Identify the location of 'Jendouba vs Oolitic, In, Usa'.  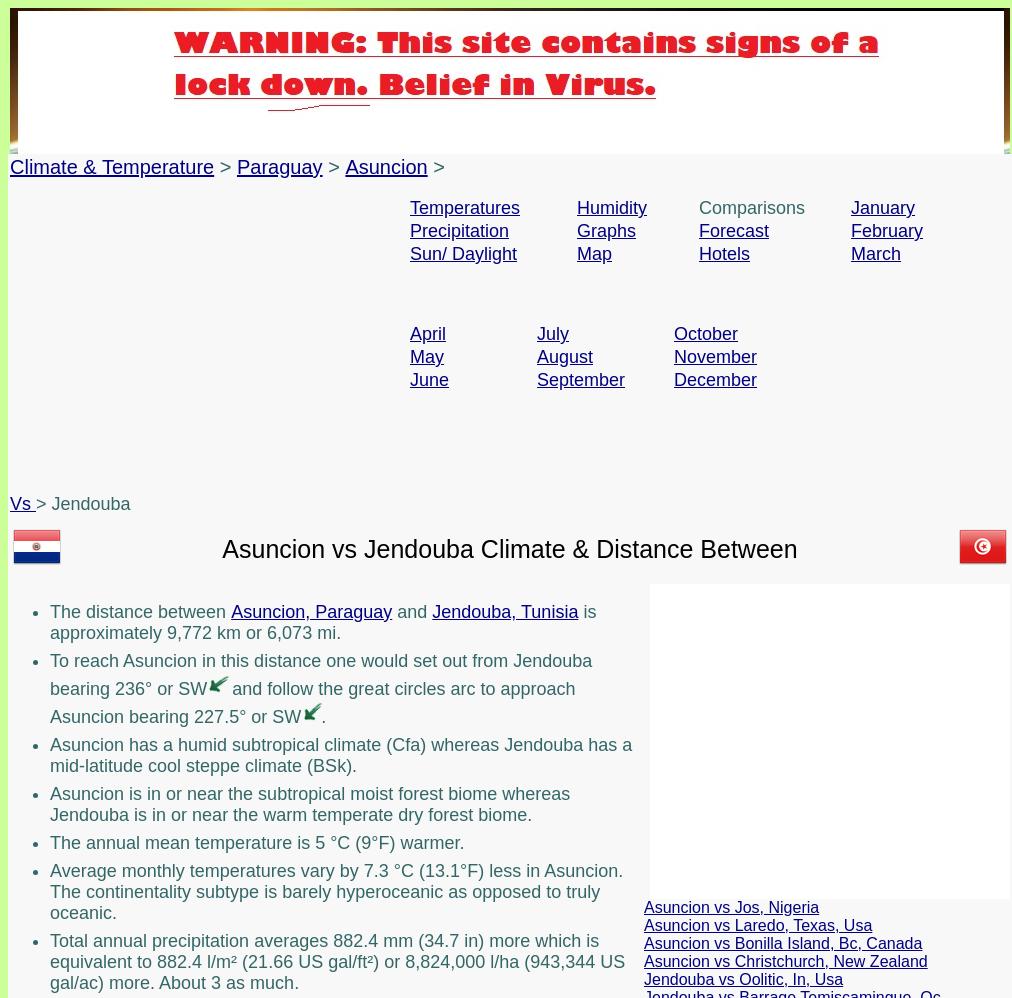
(743, 977).